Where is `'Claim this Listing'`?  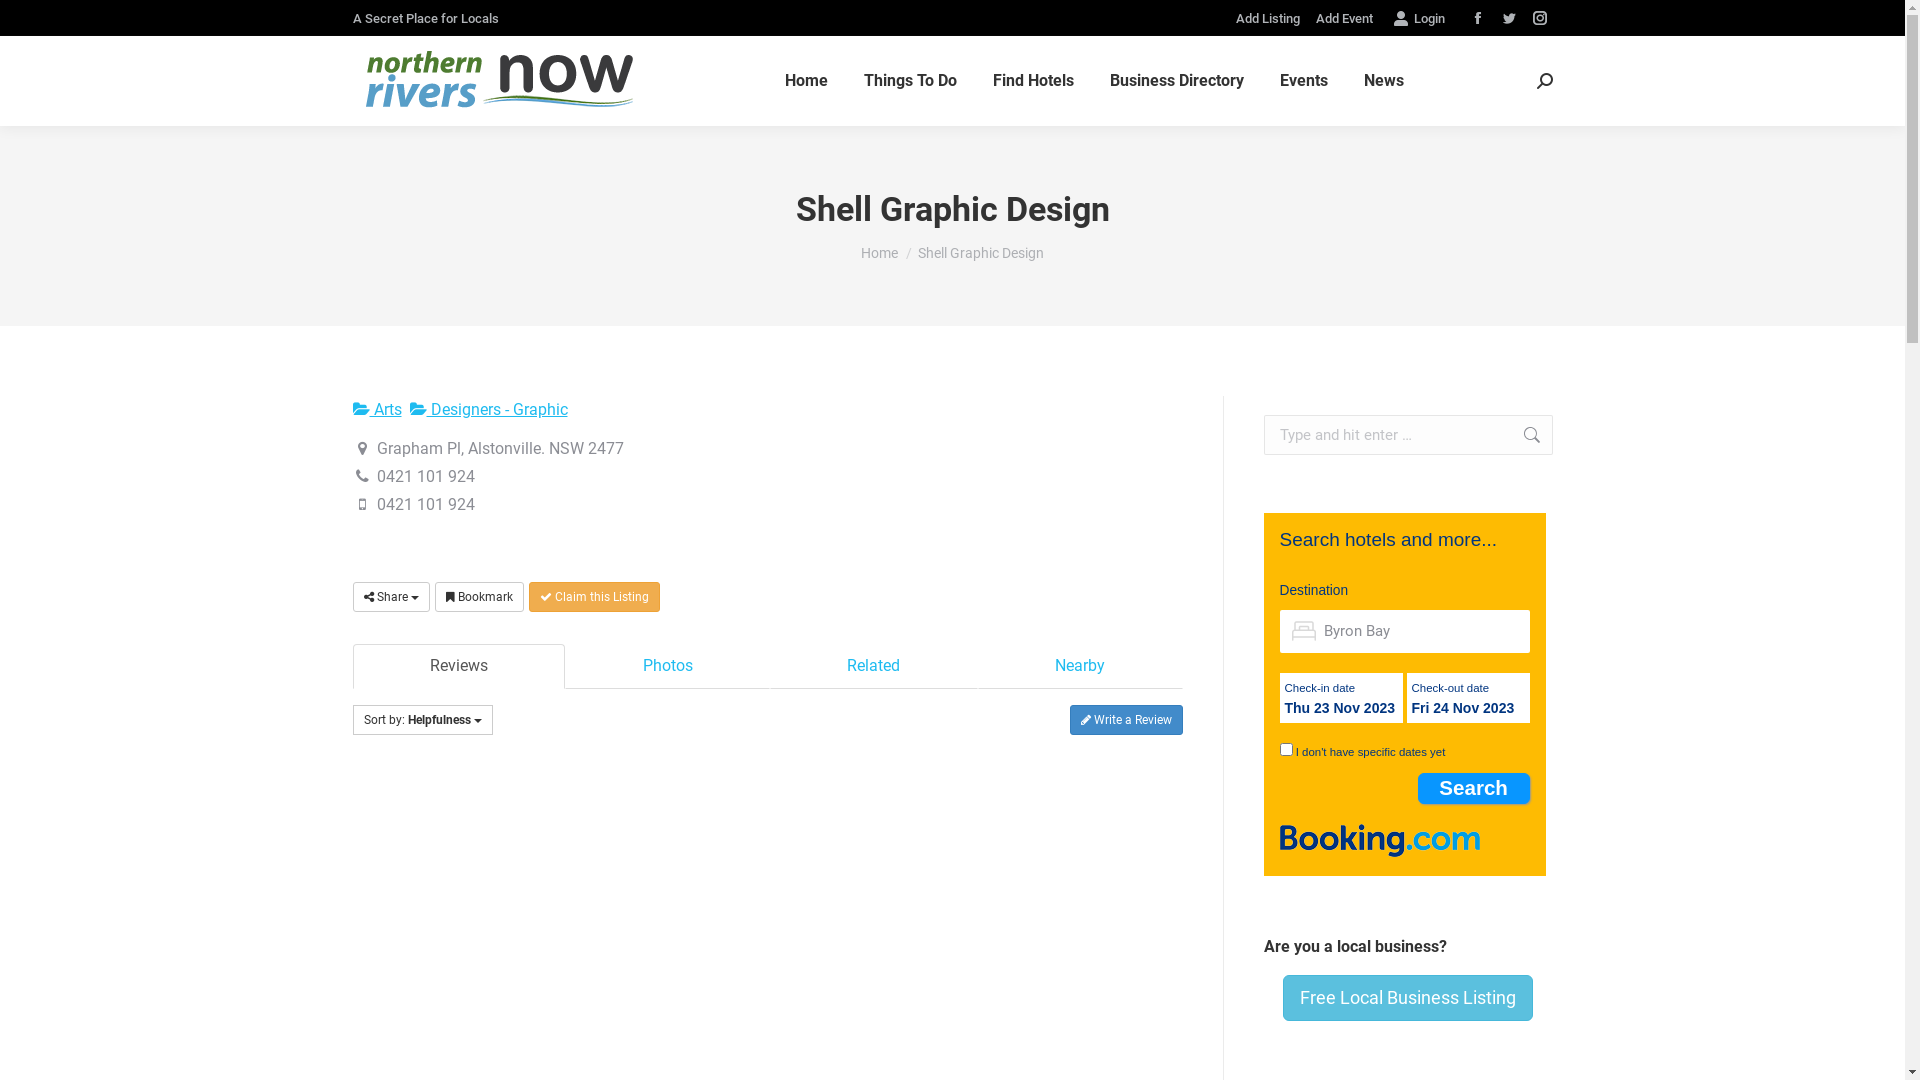
'Claim this Listing' is located at coordinates (592, 596).